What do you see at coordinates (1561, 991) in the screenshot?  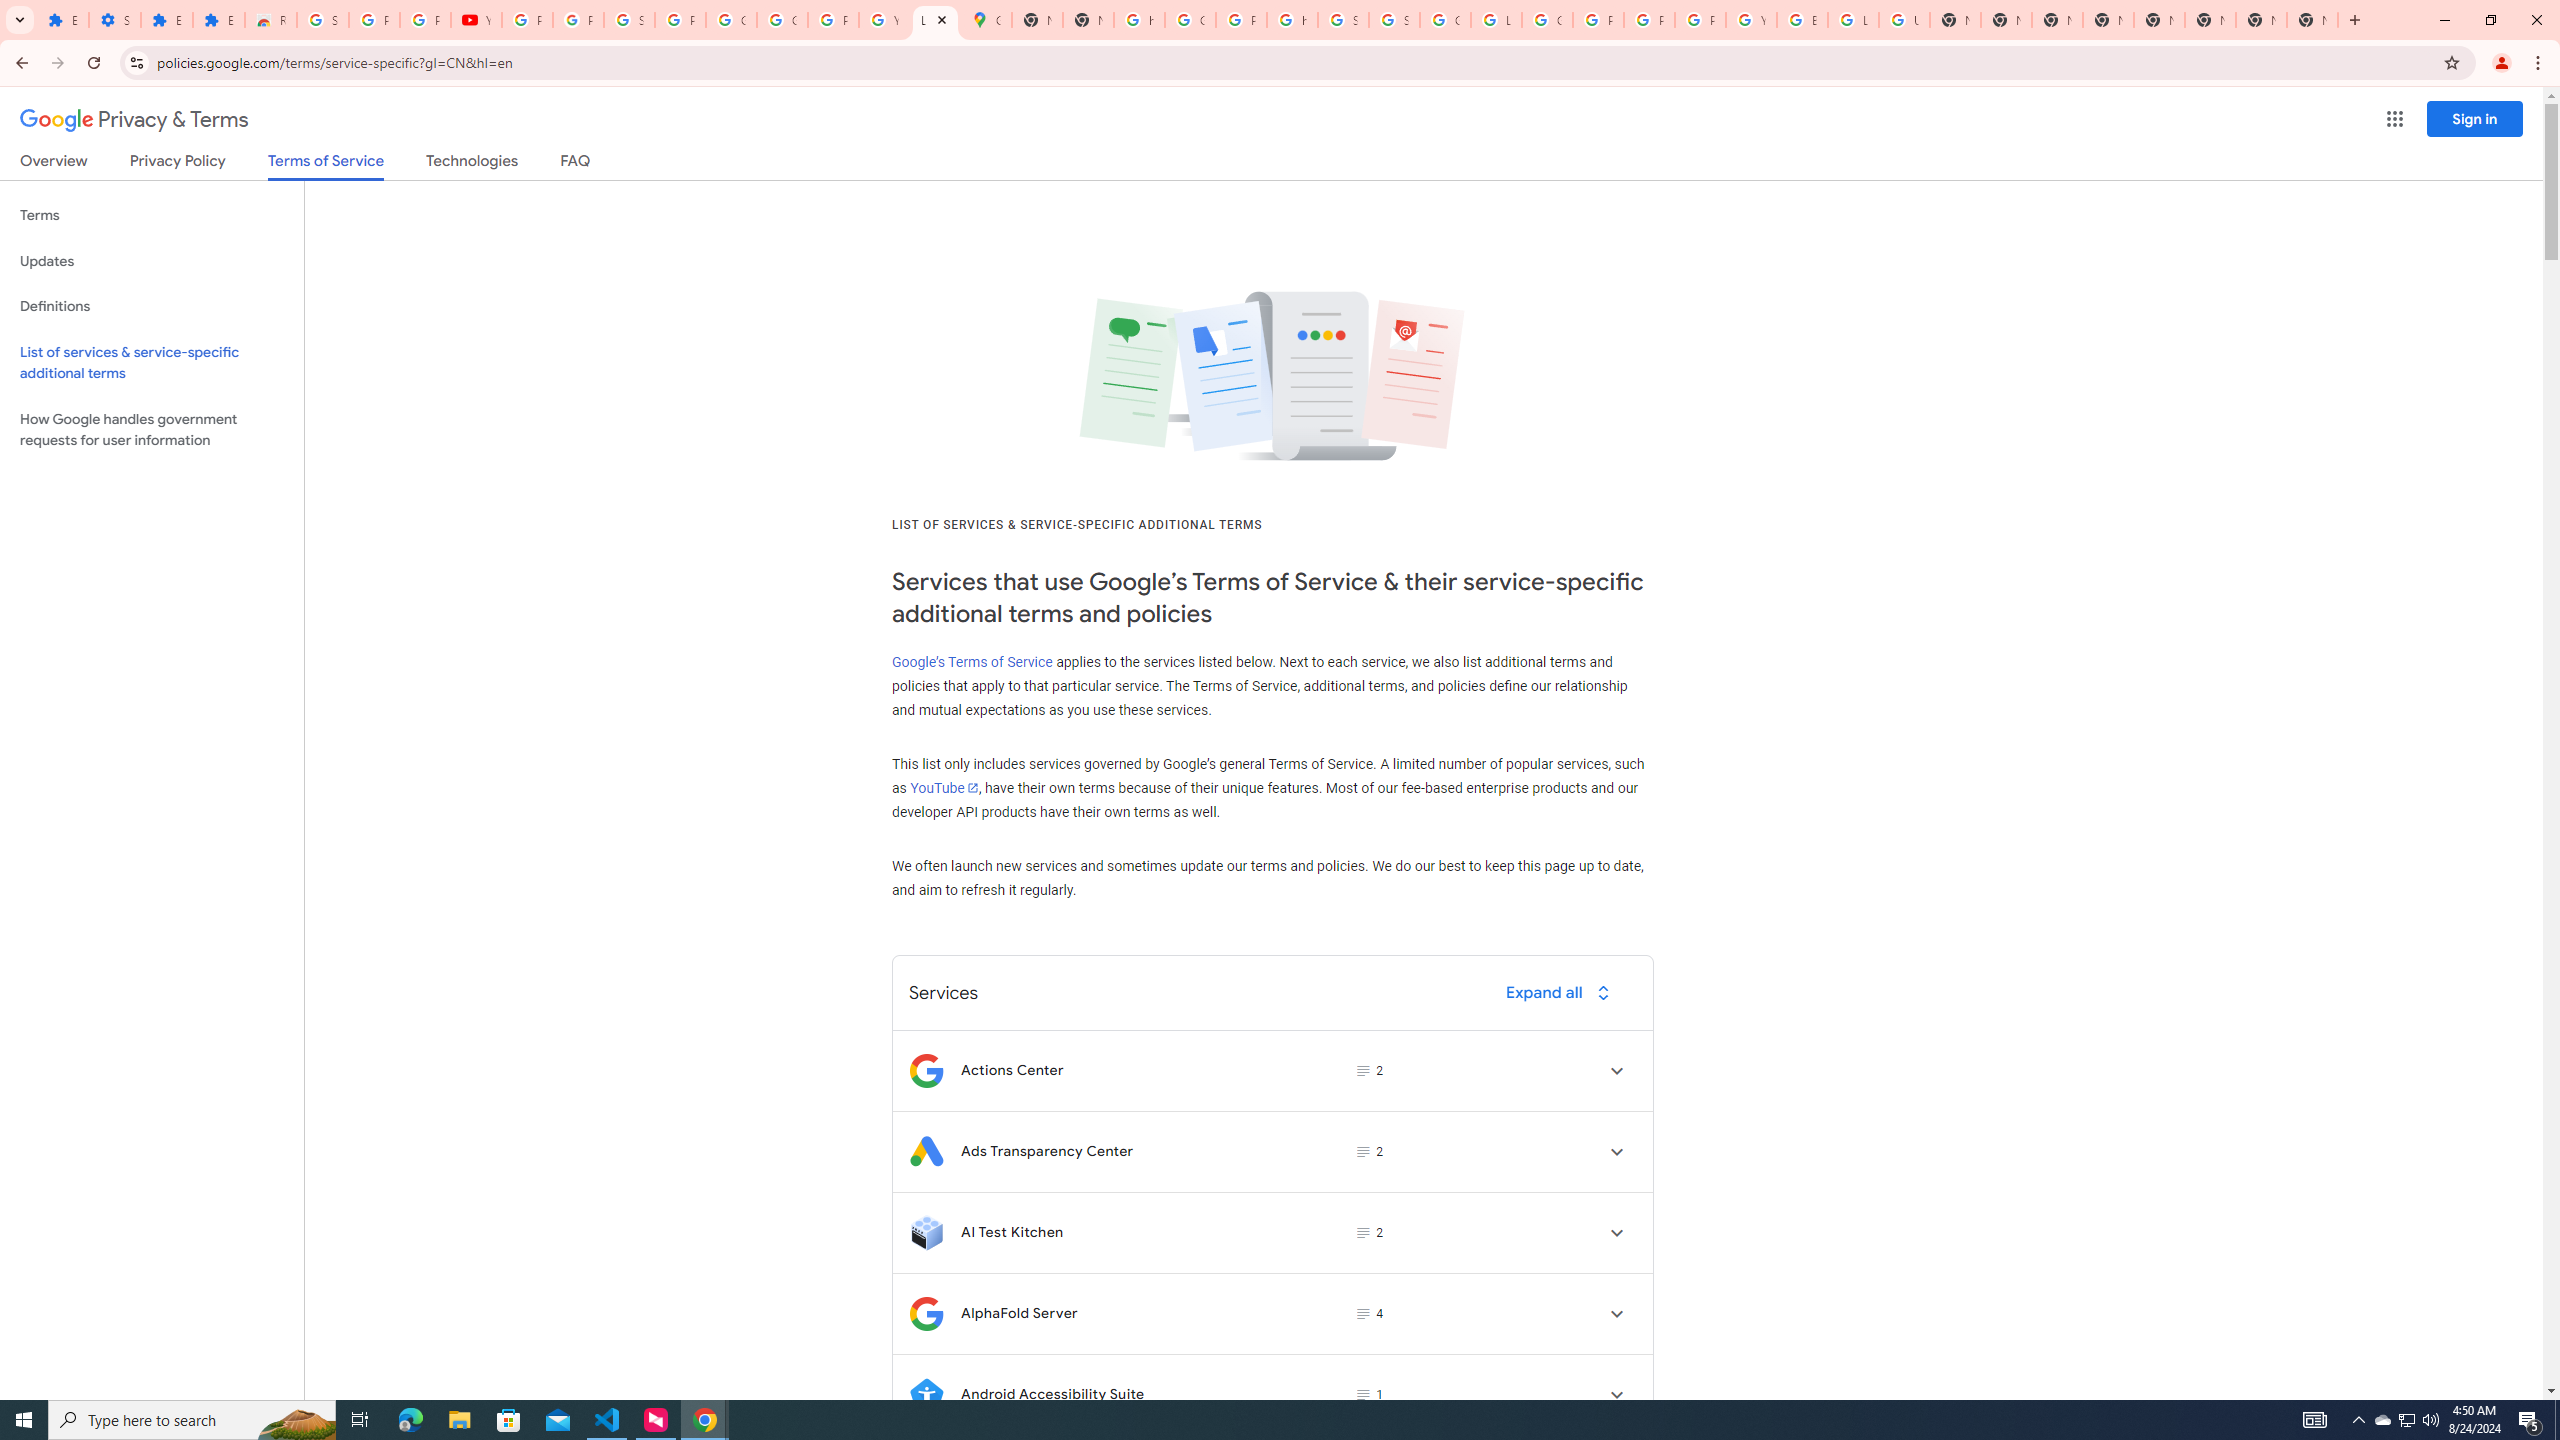 I see `'Expand all'` at bounding box center [1561, 991].